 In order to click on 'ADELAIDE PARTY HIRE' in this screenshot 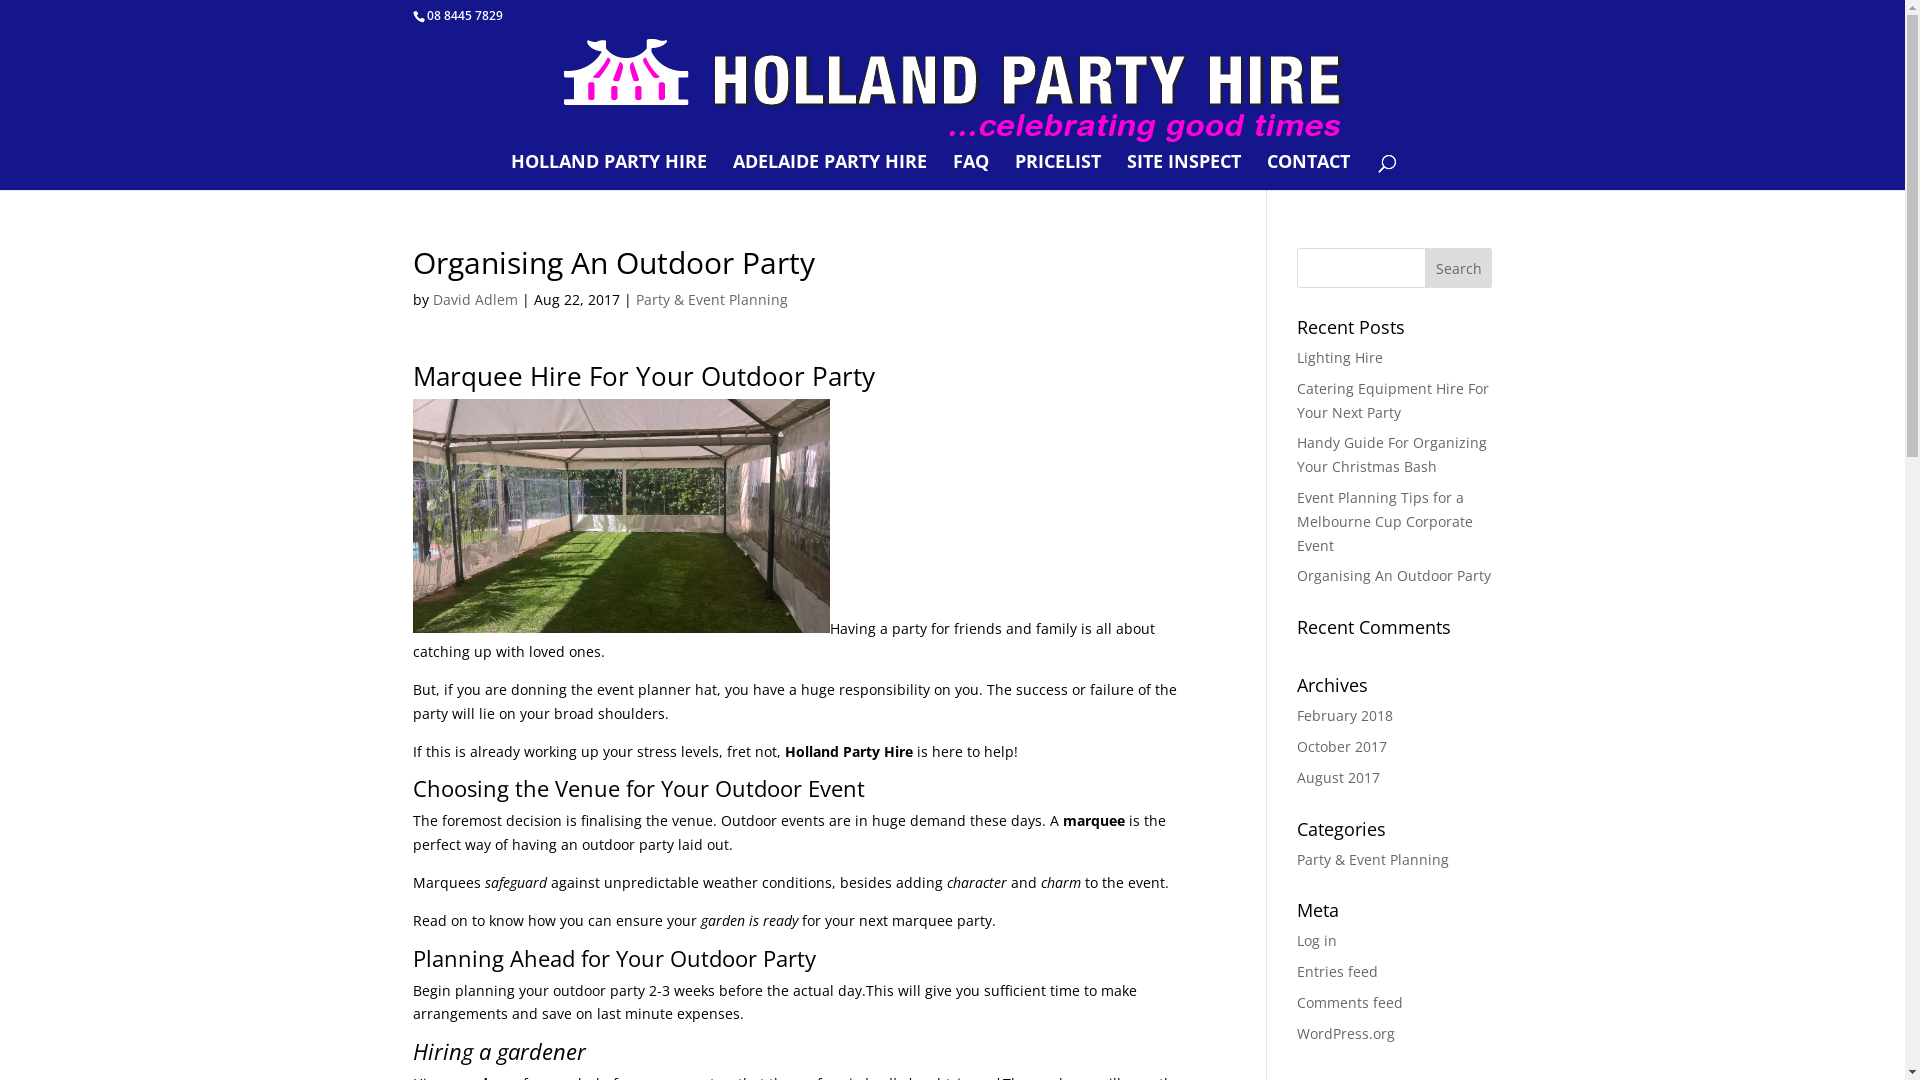, I will do `click(830, 171)`.